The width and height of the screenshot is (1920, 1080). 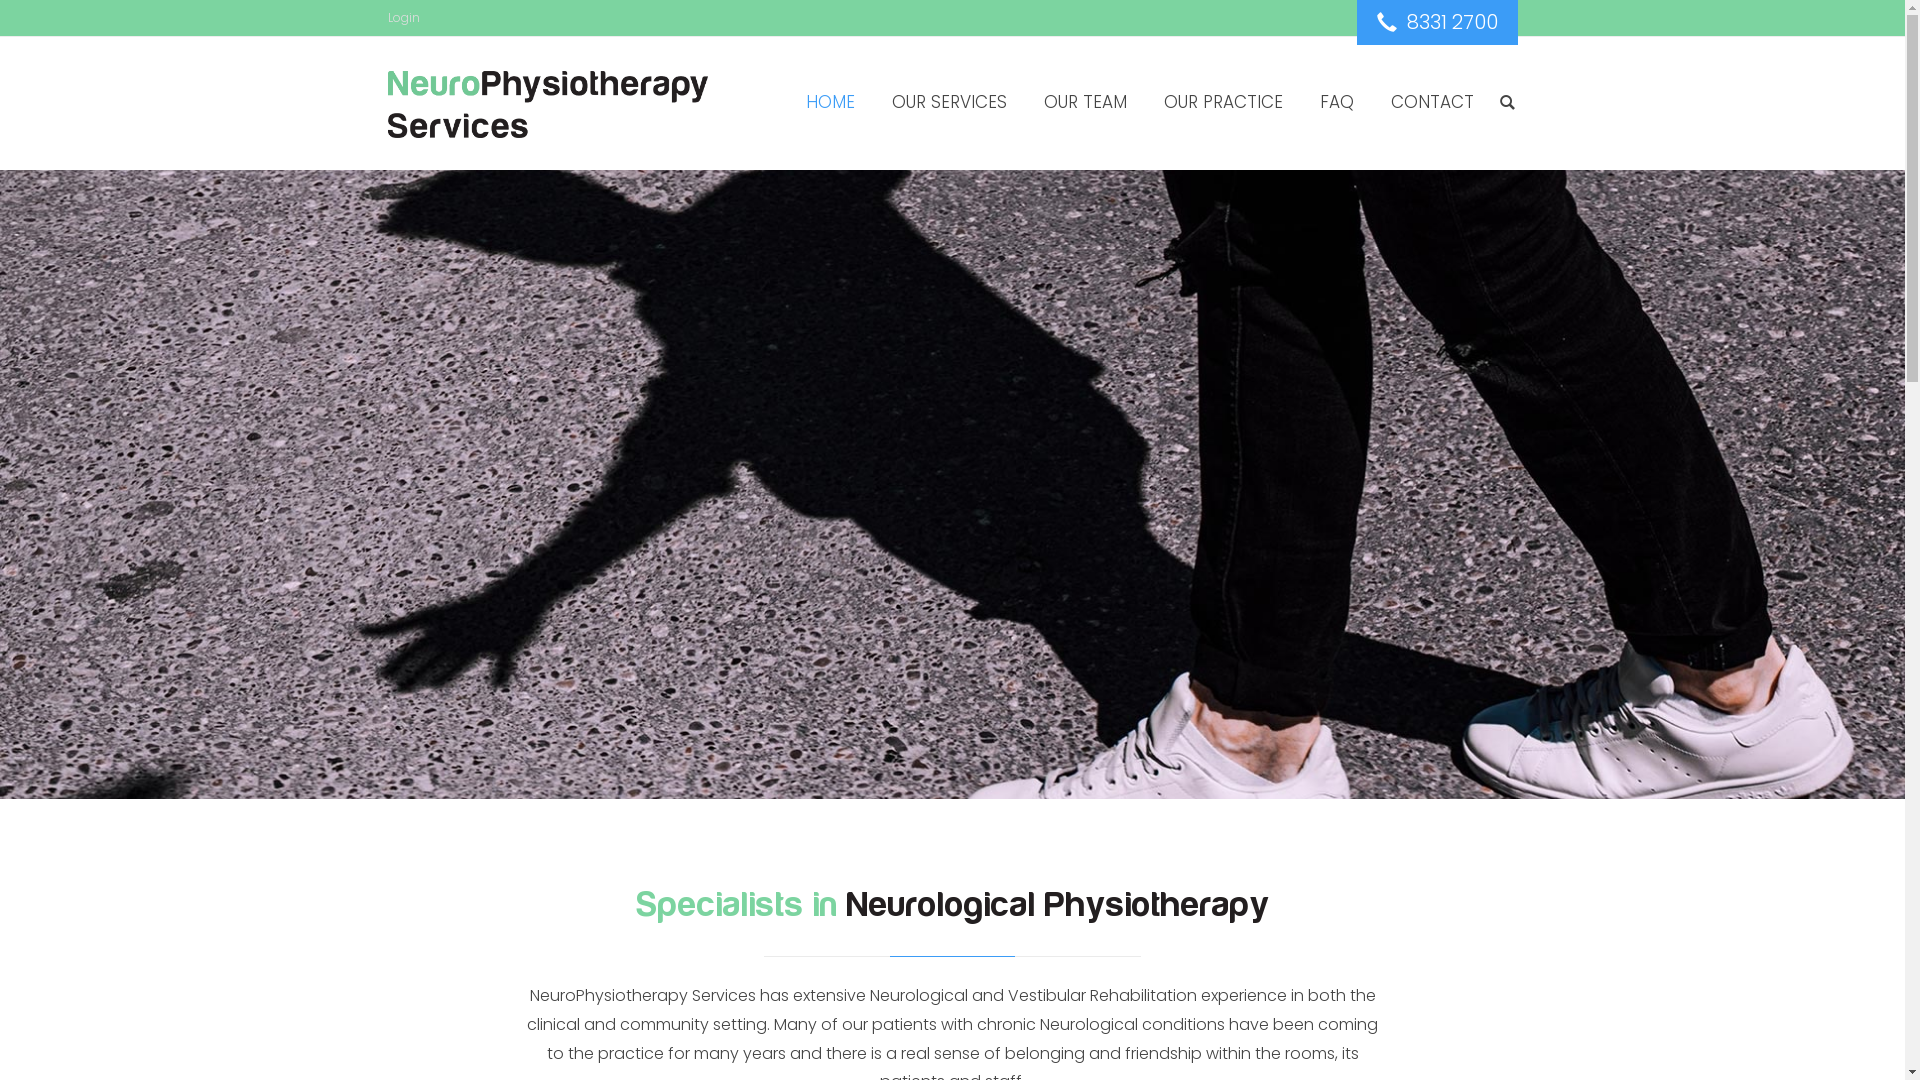 What do you see at coordinates (1371, 101) in the screenshot?
I see `'CONTACT'` at bounding box center [1371, 101].